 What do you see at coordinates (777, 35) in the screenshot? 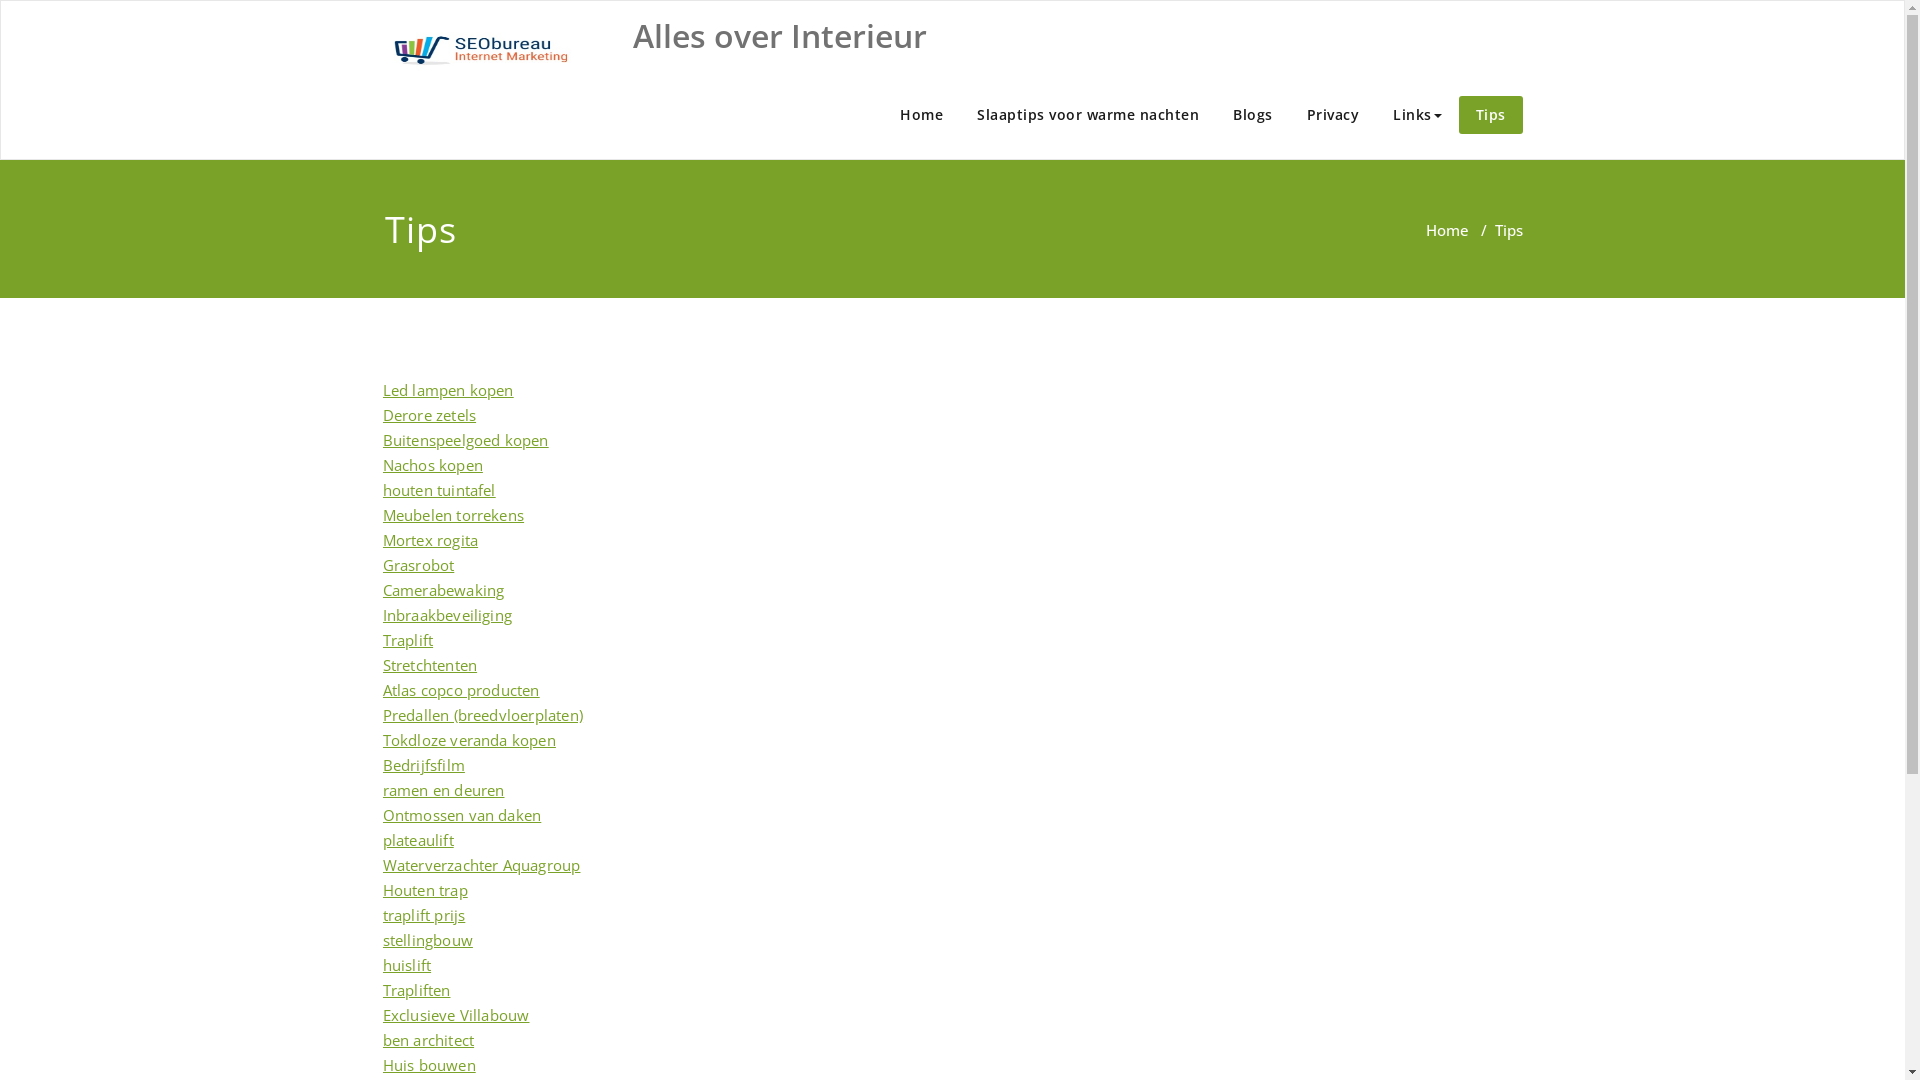
I see `'Alles over Interieur'` at bounding box center [777, 35].